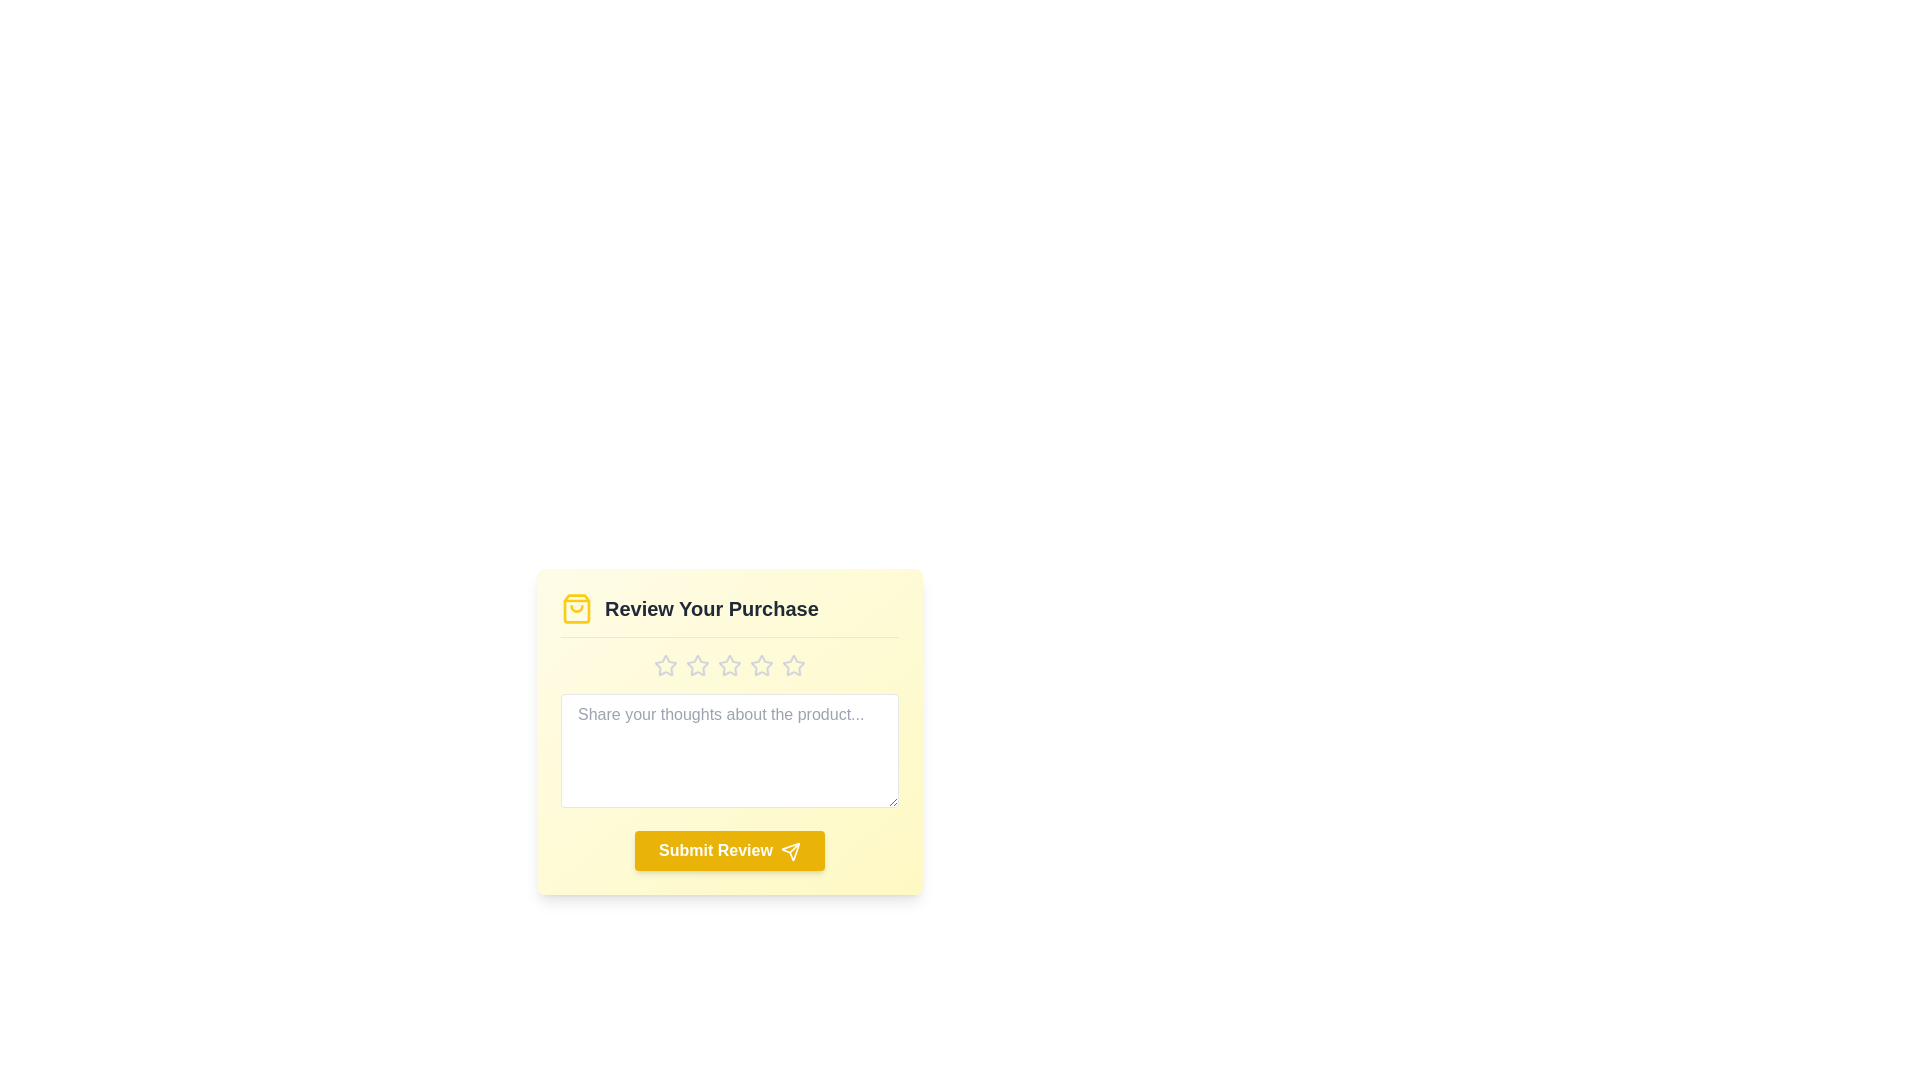 The height and width of the screenshot is (1080, 1920). I want to click on the shopping bag icon to draw attention to it, so click(575, 608).